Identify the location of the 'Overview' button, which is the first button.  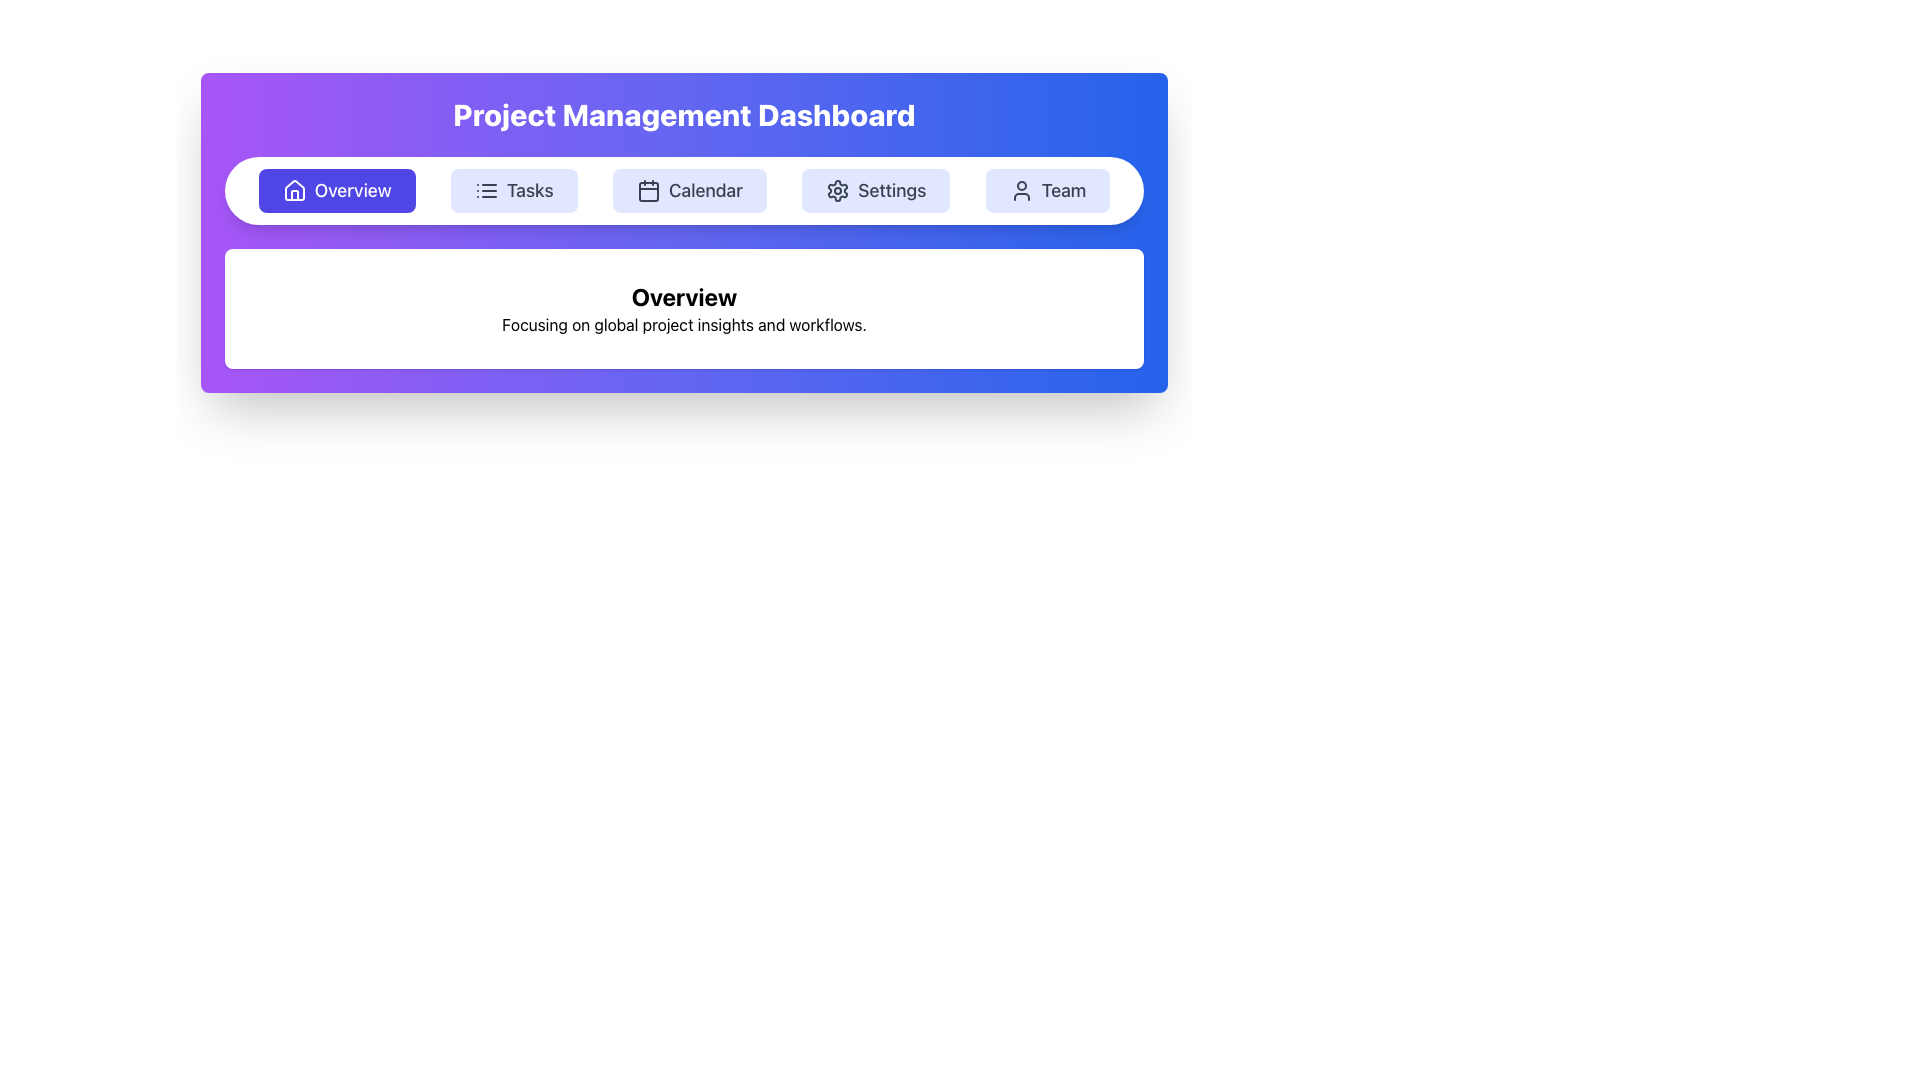
(337, 191).